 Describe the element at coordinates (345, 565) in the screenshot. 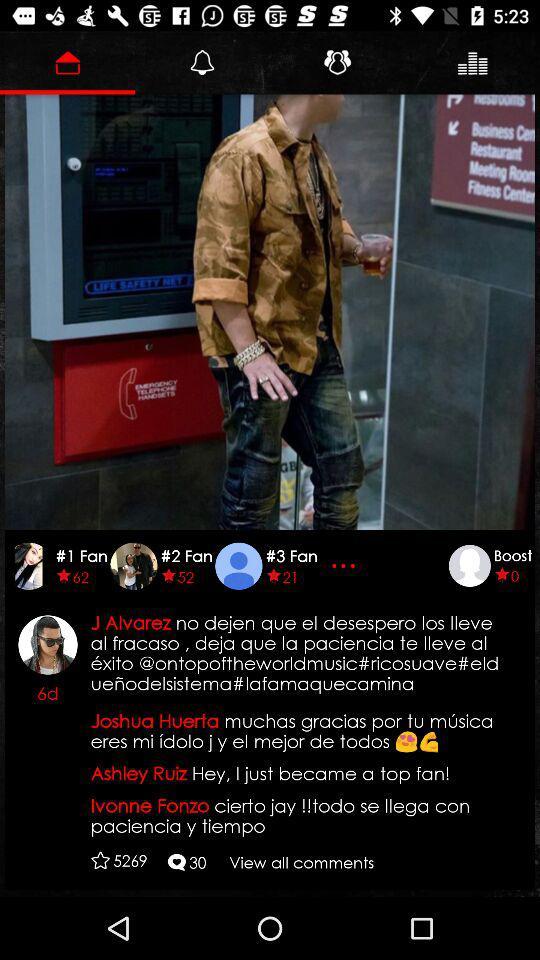

I see `the icon to the right of the #3 fan` at that location.